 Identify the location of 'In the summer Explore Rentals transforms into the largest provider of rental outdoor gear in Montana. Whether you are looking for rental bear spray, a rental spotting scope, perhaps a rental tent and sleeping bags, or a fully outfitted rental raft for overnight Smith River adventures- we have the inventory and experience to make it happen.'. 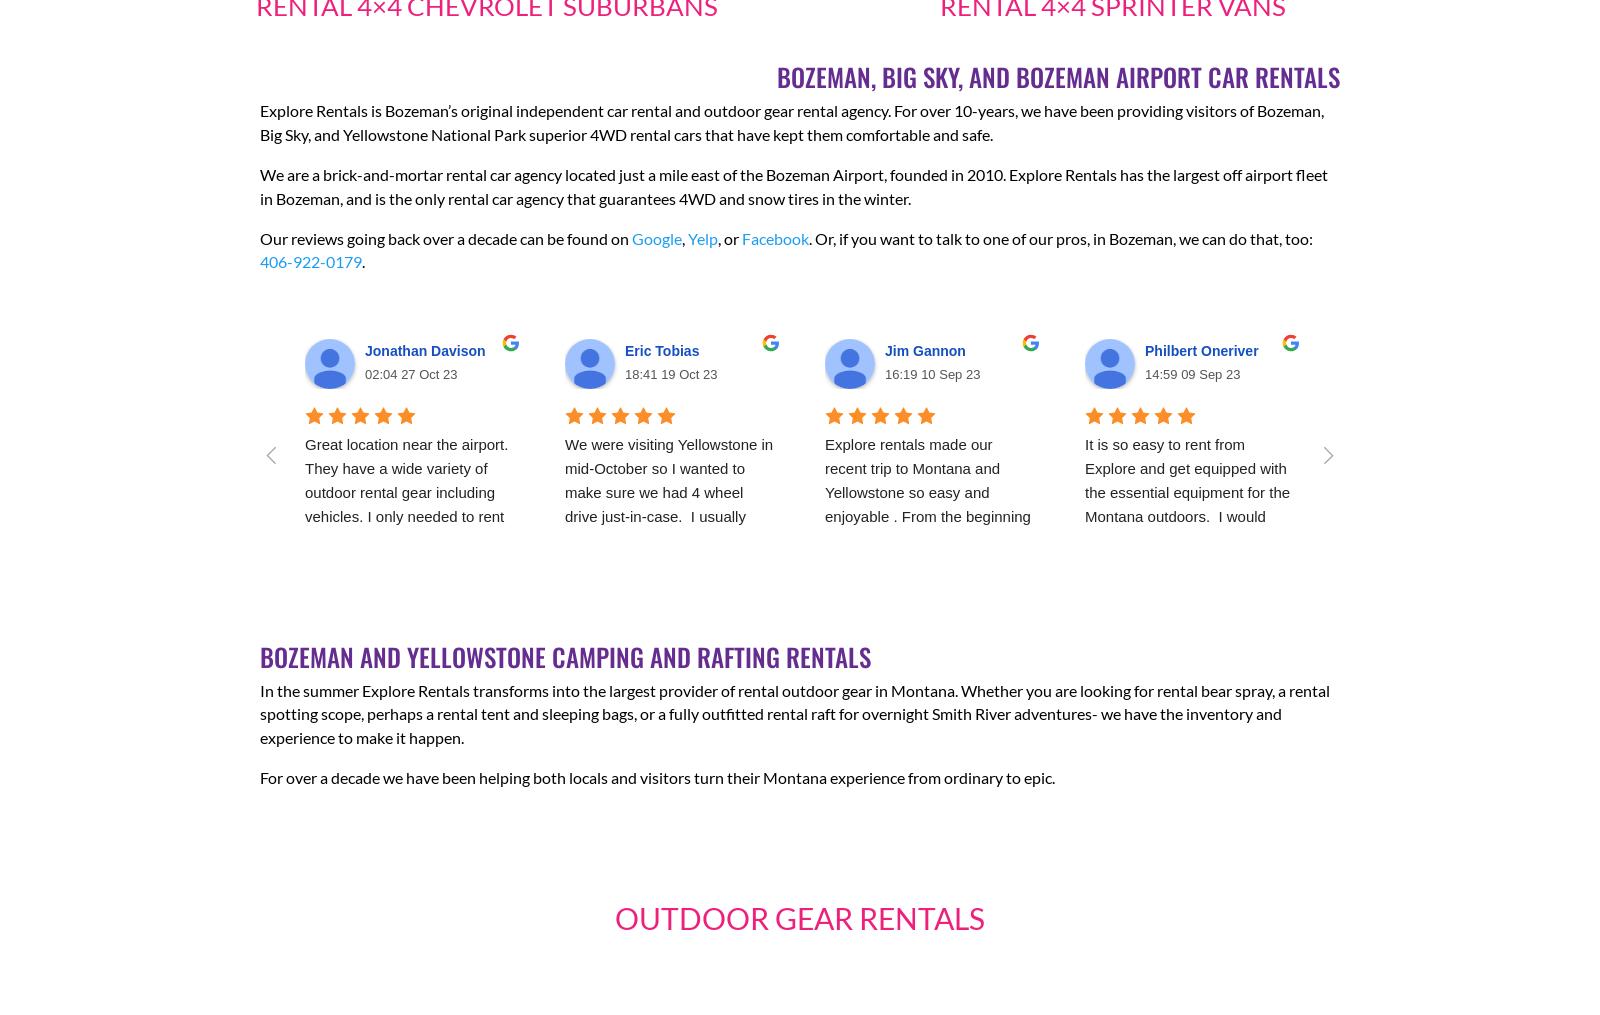
(795, 713).